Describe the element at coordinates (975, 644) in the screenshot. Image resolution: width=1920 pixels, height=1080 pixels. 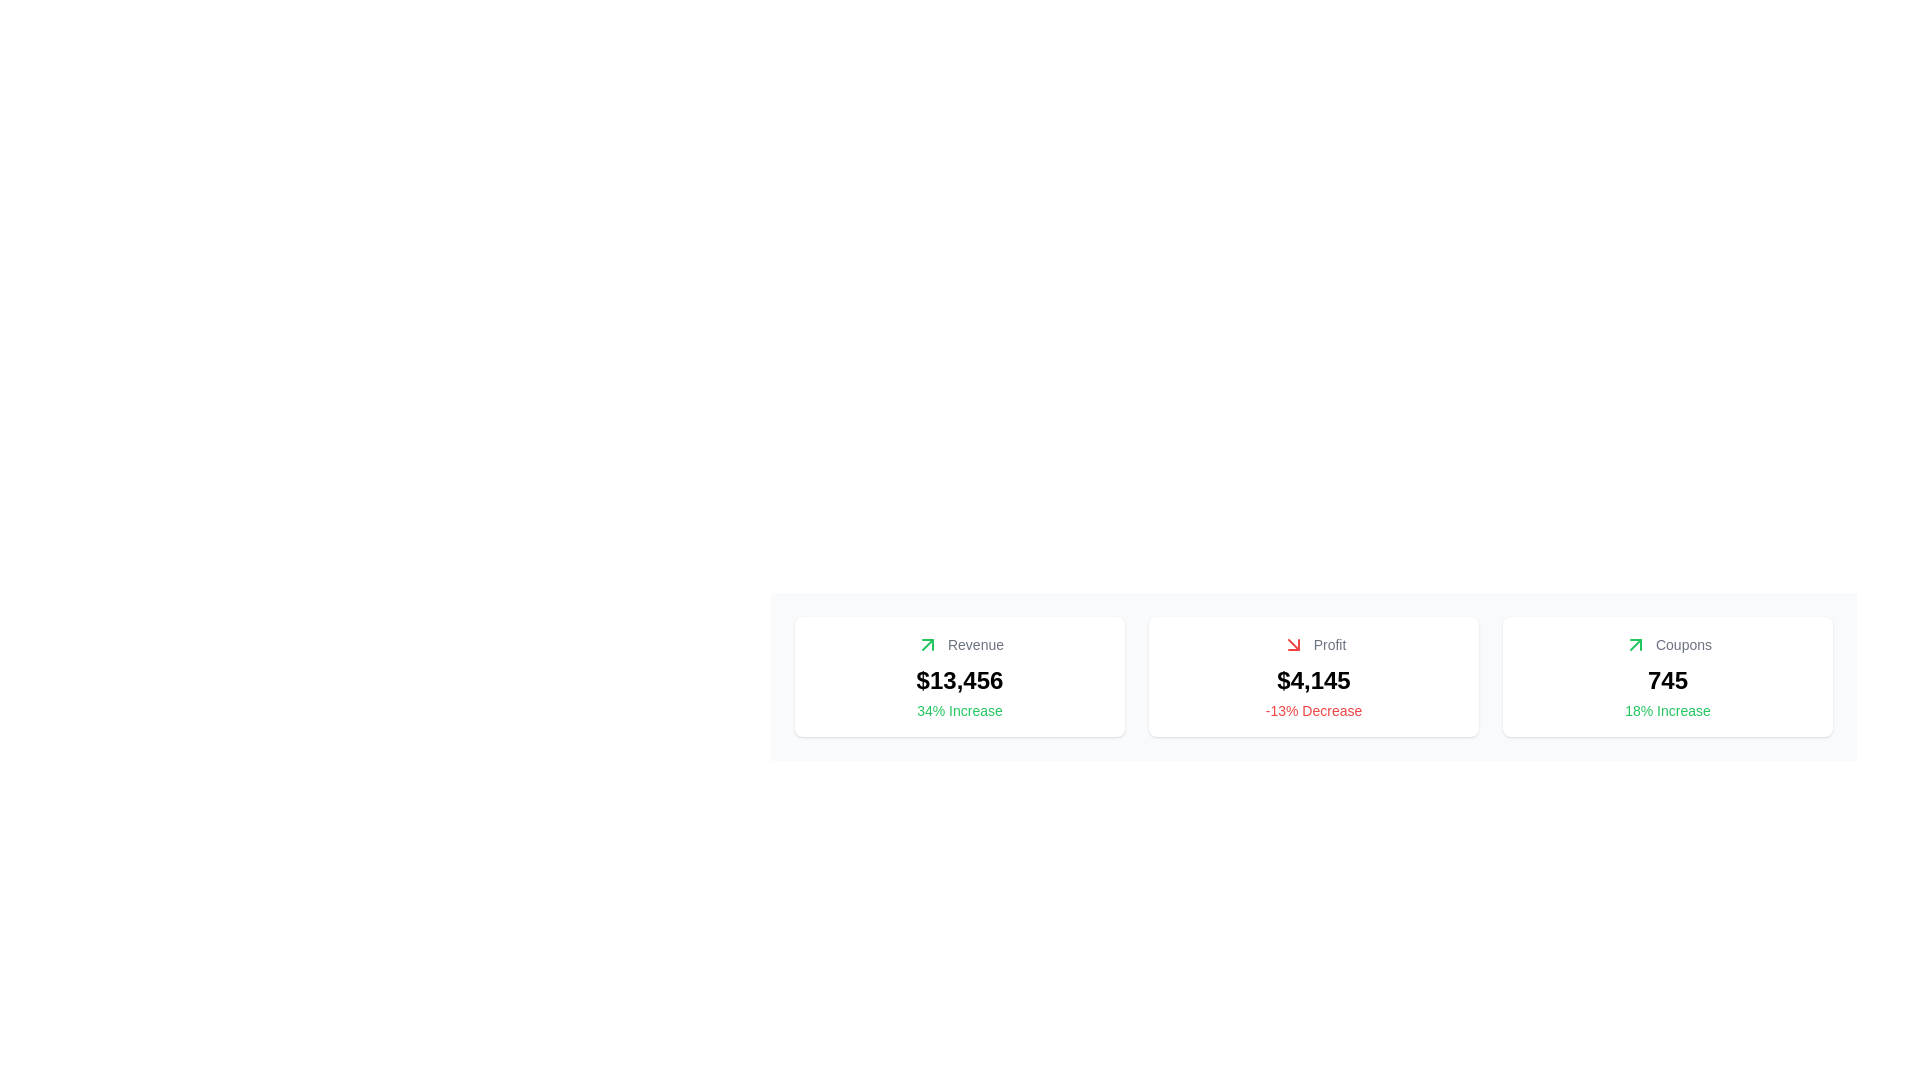
I see `label 'Revenue' located in the first card from the left, which is part of a group that includes a green upward arrow icon to its immediate left` at that location.